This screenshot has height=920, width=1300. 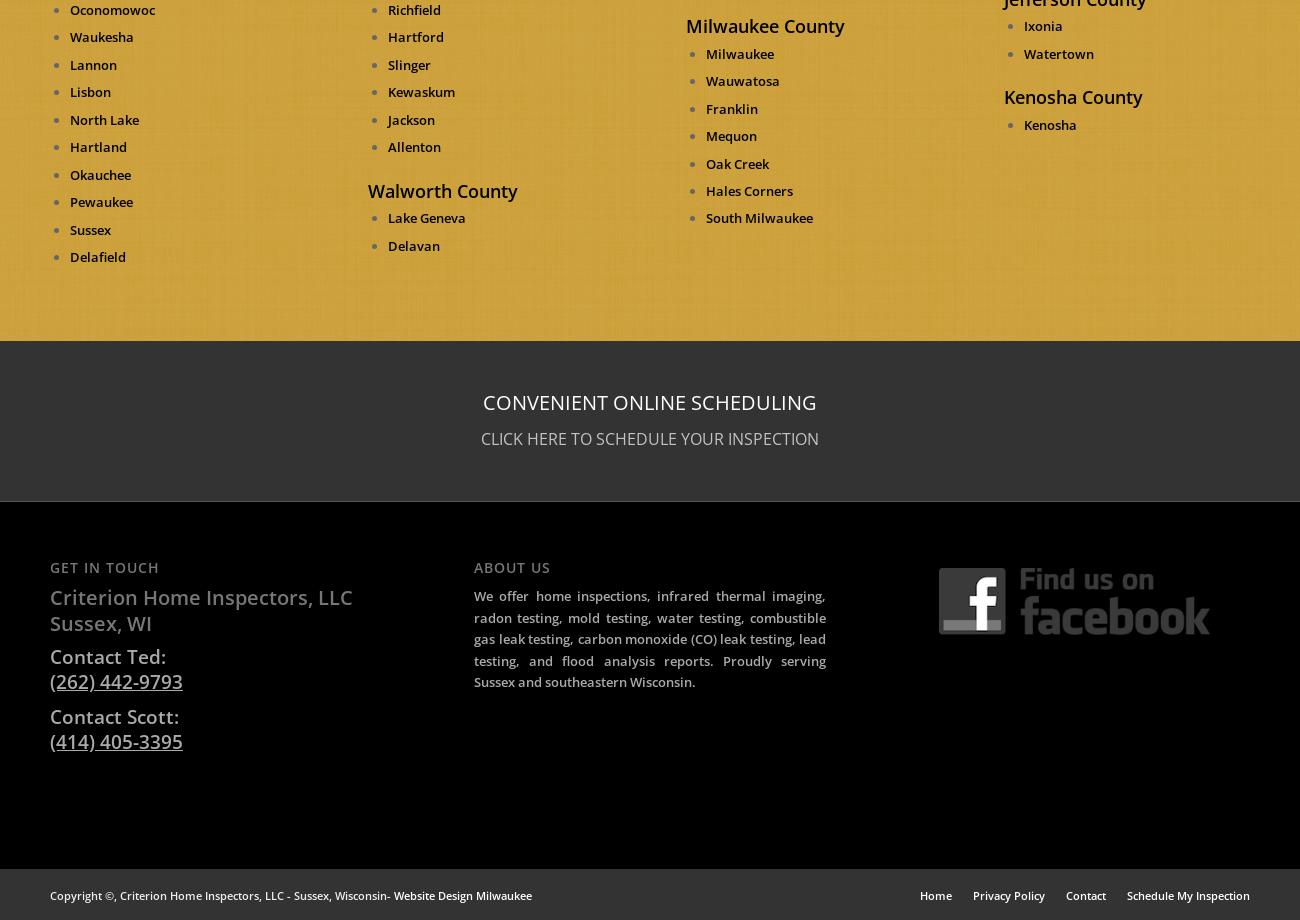 What do you see at coordinates (607, 616) in the screenshot?
I see `'mold testing'` at bounding box center [607, 616].